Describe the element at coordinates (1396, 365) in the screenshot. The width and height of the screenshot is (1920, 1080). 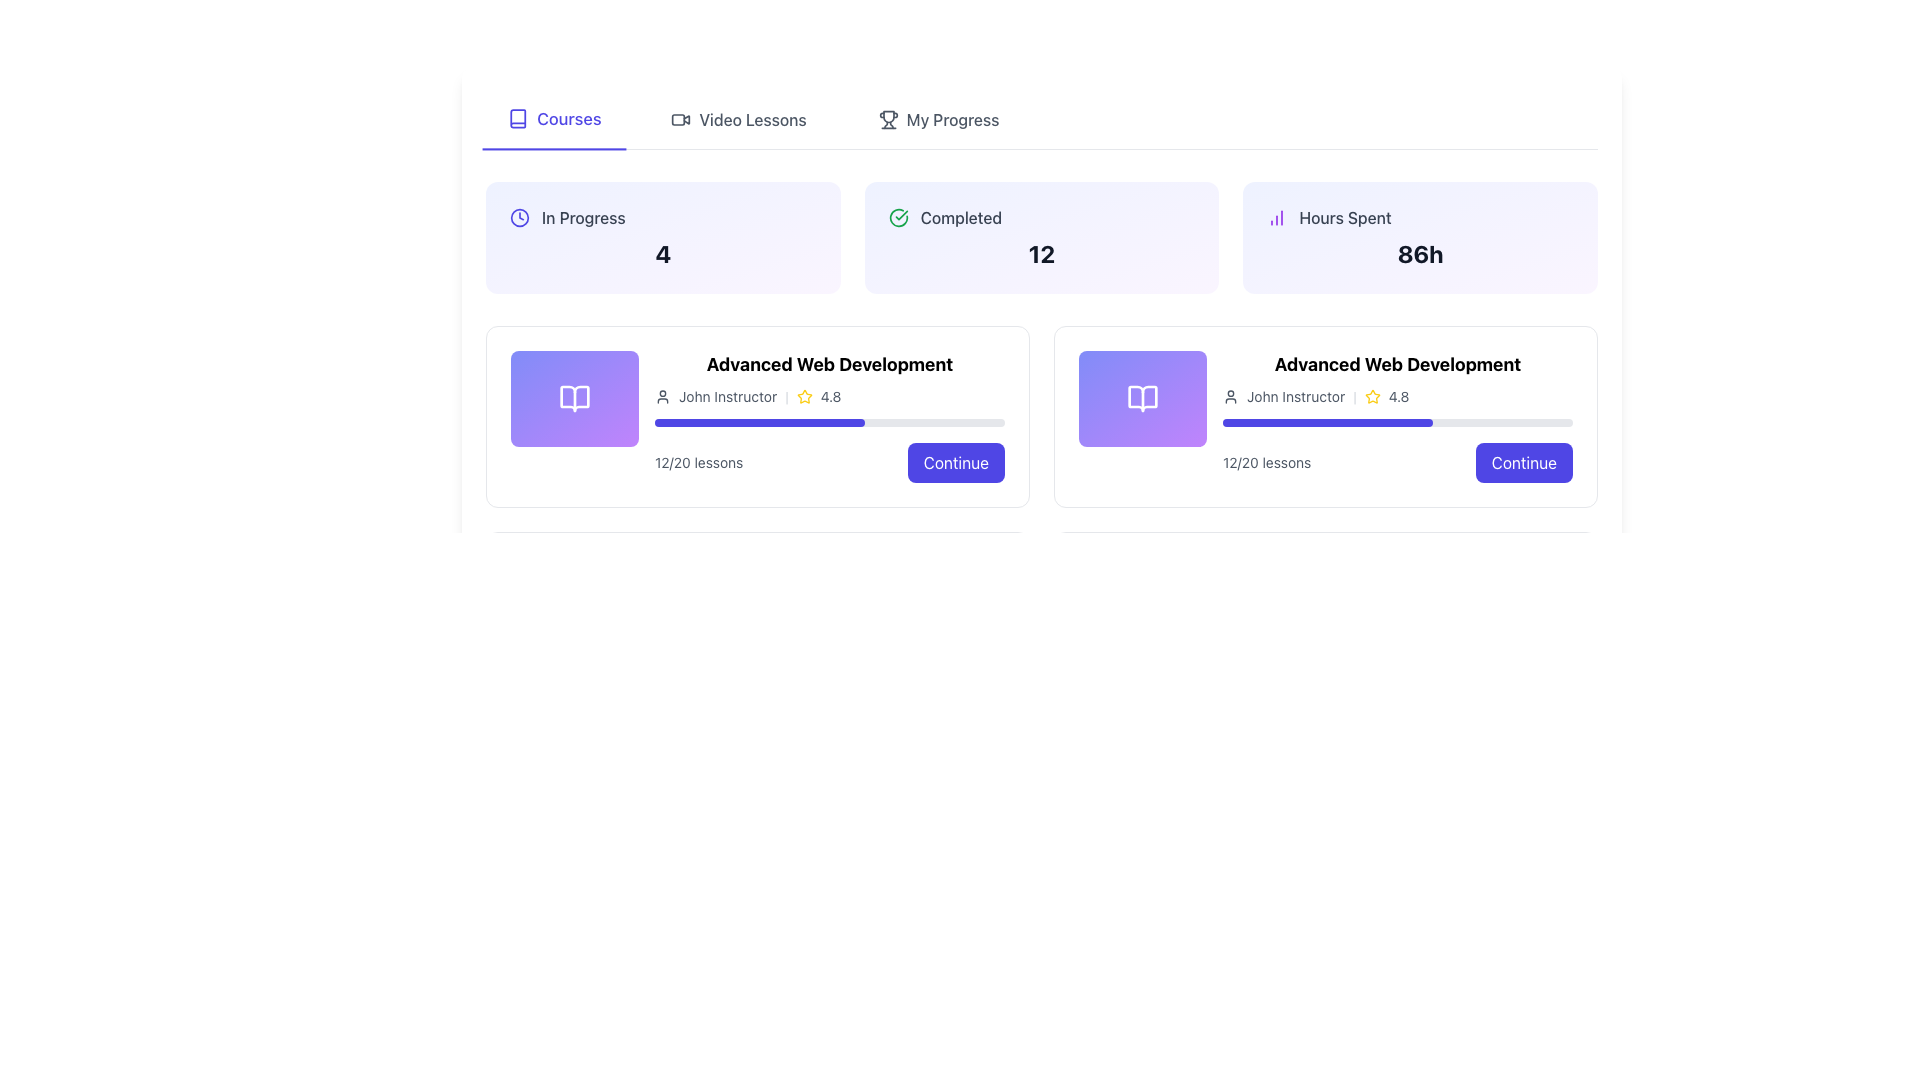
I see `the title Text label located at the top of the card, which serves to give users a quick understanding of the content or feature represented by the card` at that location.